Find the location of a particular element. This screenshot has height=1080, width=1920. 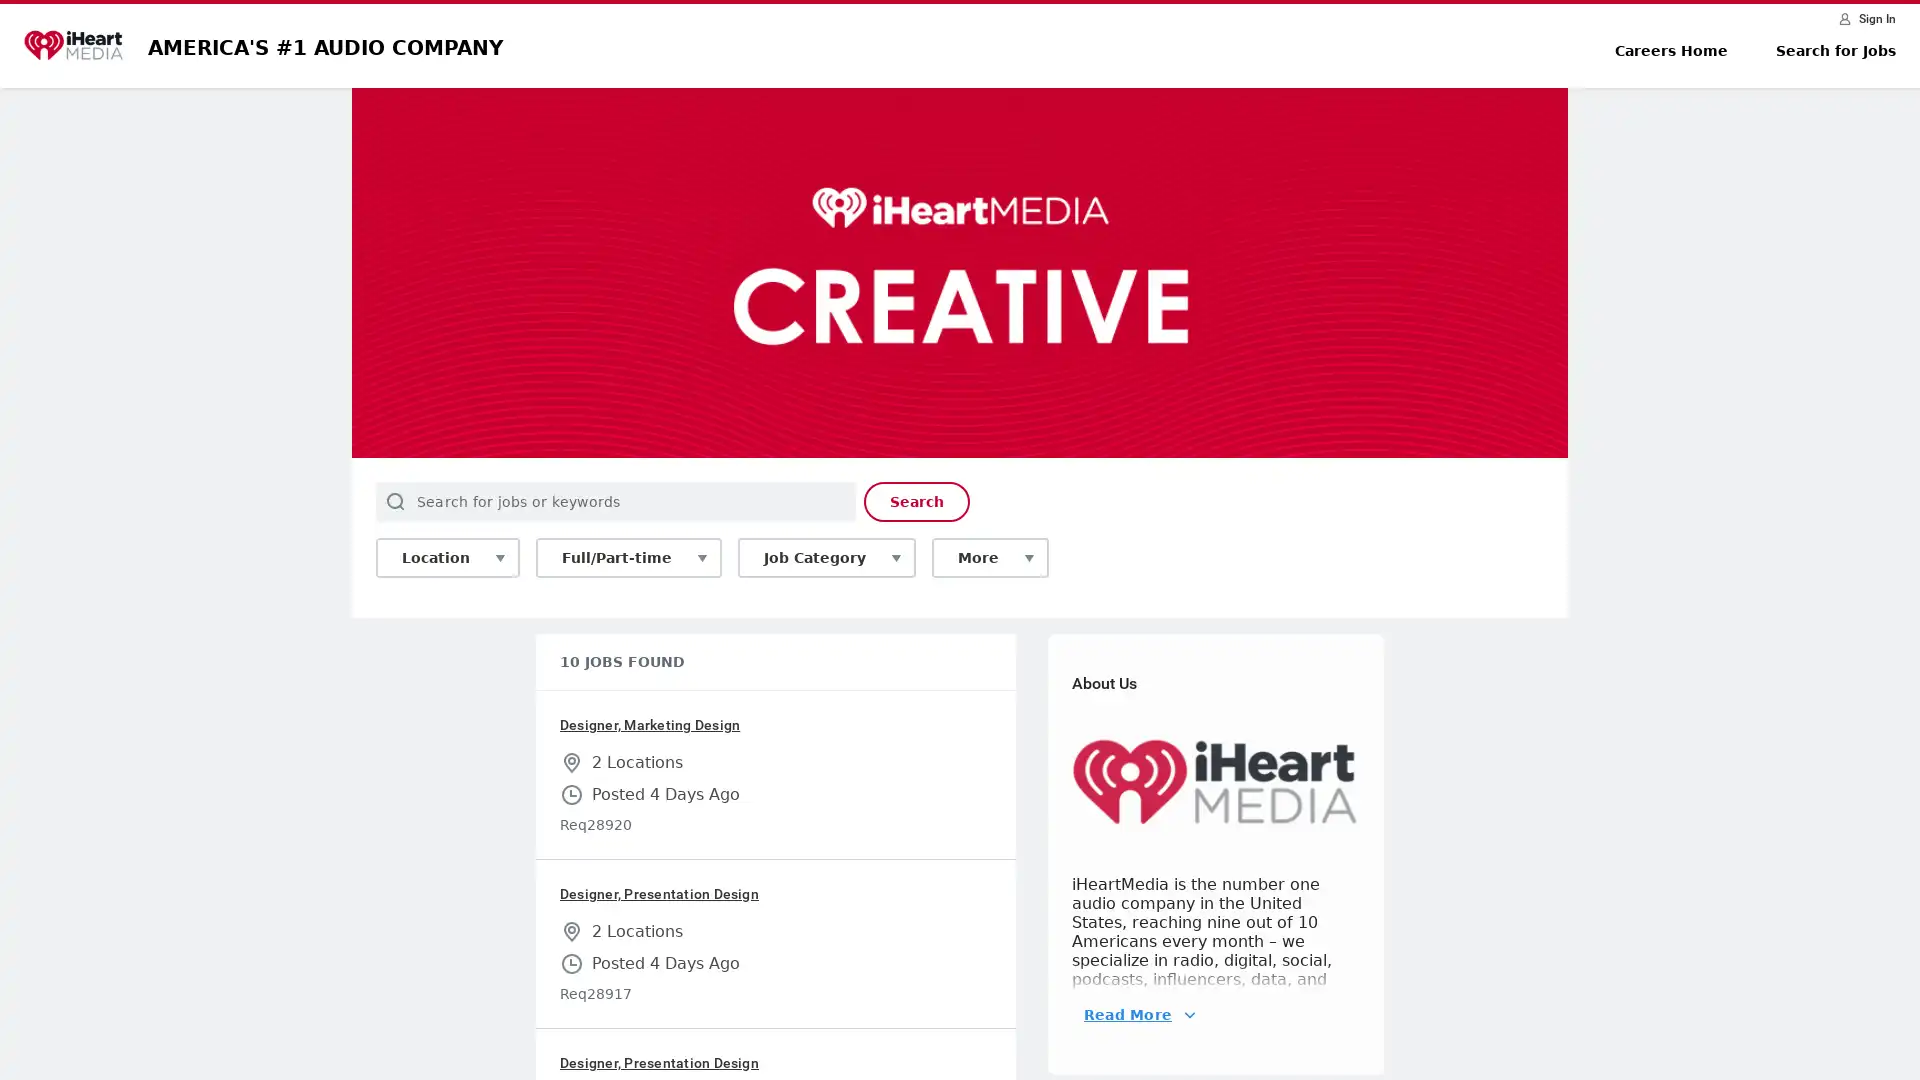

Search for Jobs is located at coordinates (1845, 50).